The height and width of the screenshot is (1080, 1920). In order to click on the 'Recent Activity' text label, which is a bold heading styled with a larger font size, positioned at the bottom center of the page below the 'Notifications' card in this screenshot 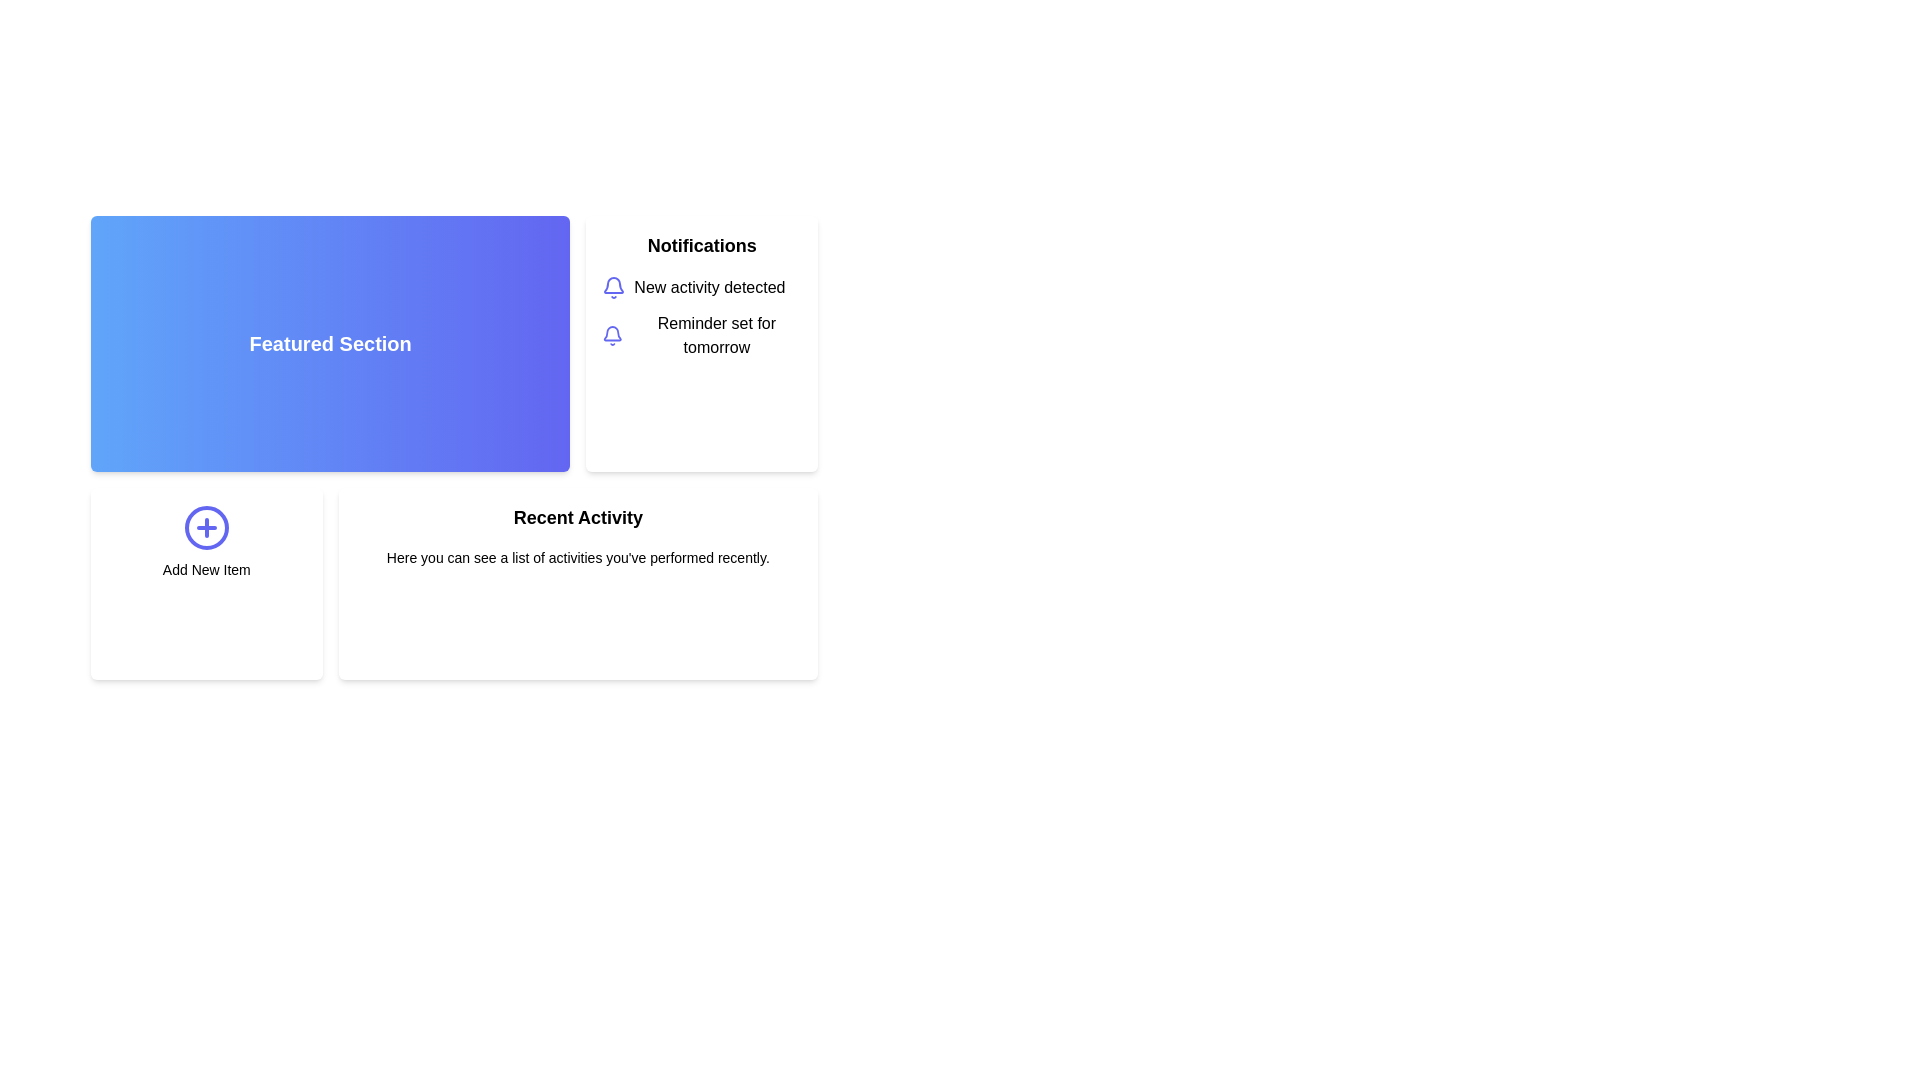, I will do `click(577, 516)`.